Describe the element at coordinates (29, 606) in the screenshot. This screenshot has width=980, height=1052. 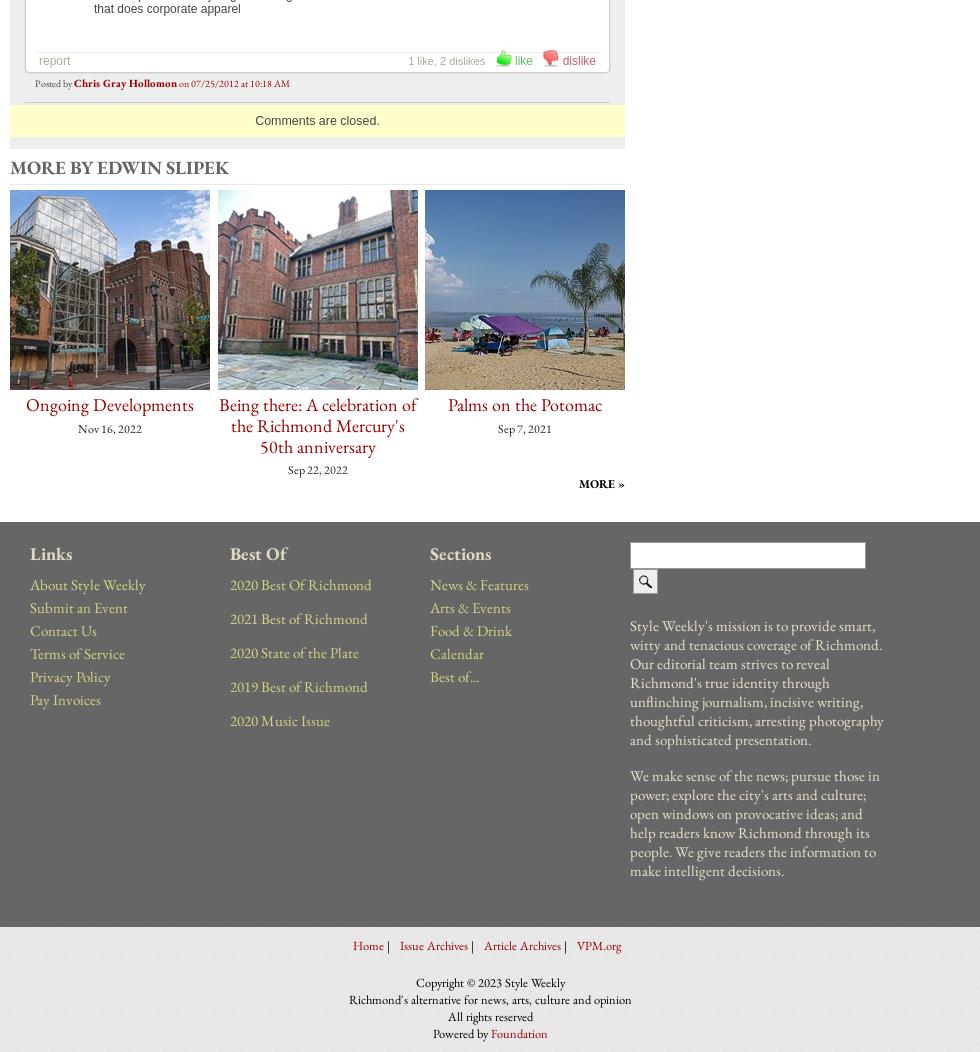
I see `'Submit an Event'` at that location.